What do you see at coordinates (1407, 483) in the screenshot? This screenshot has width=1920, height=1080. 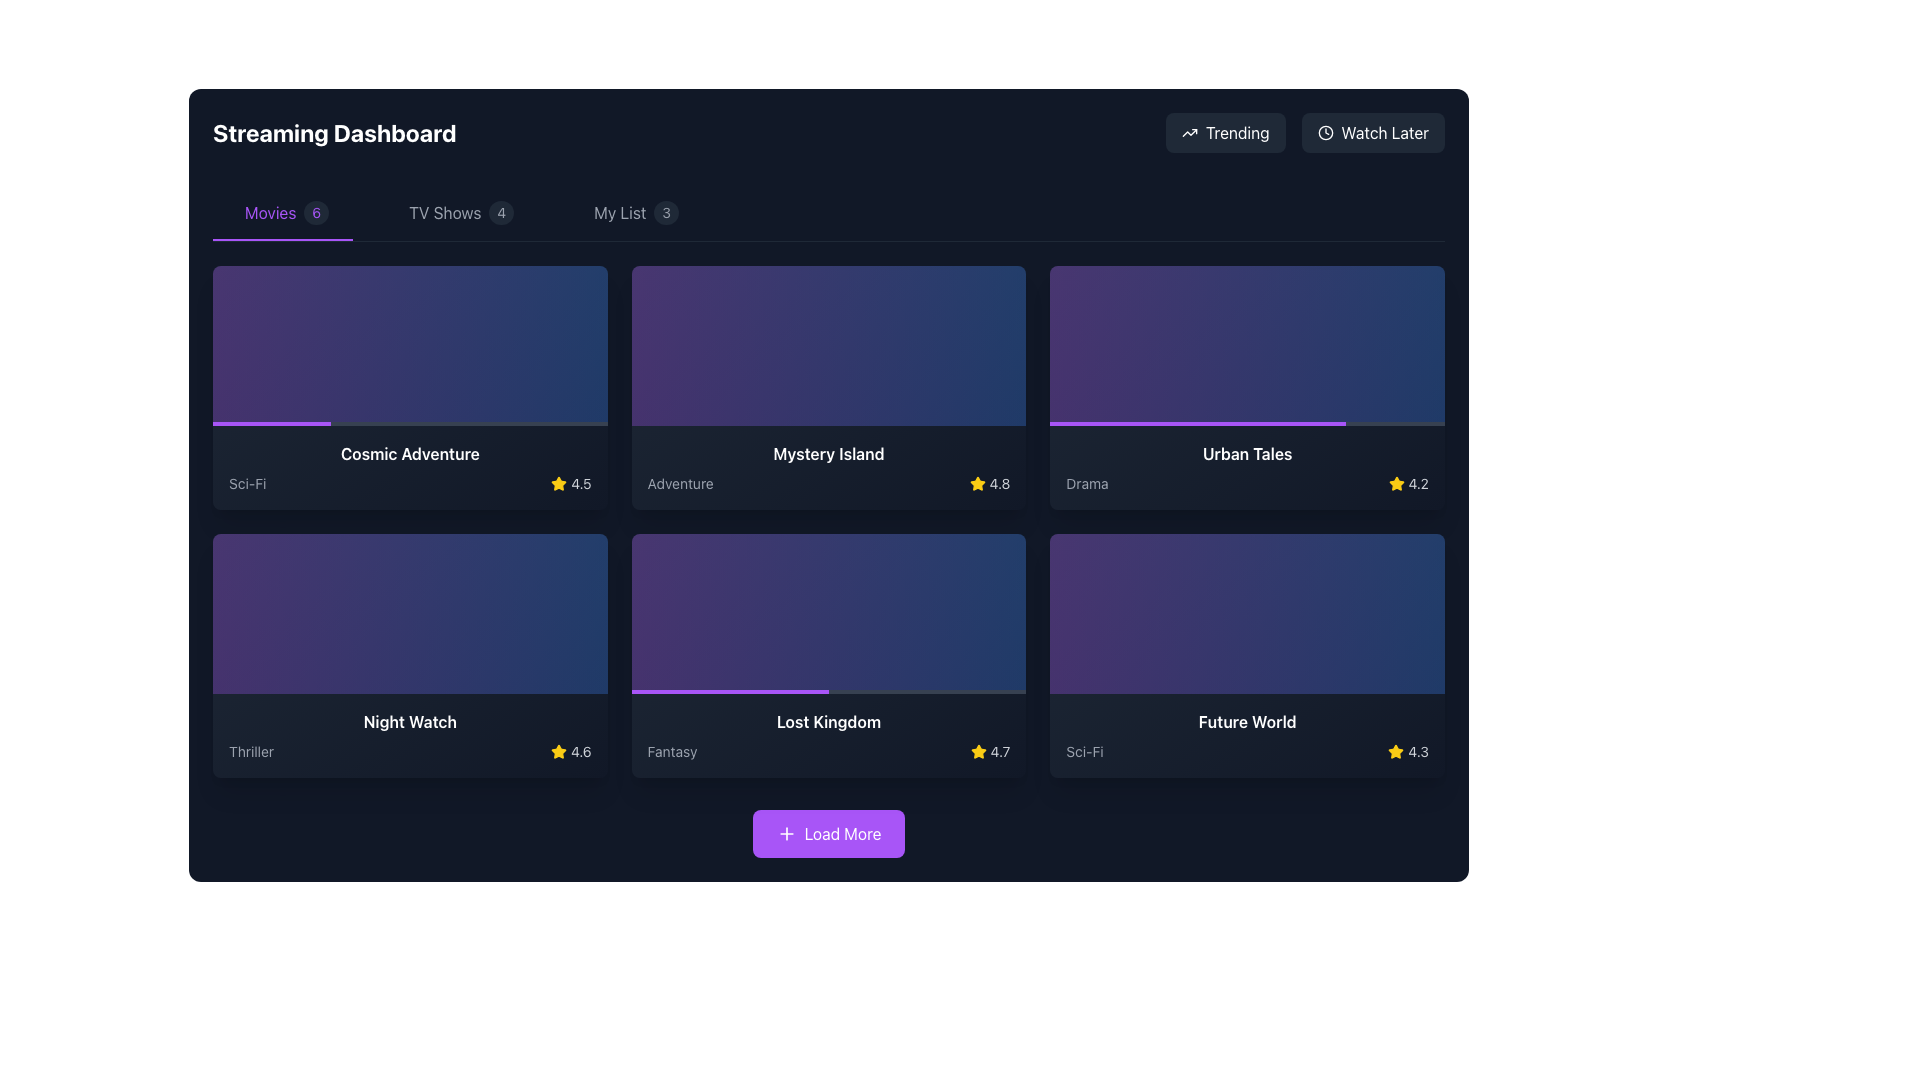 I see `the rating value displayed as '4.2' next to the golden star icon in the Drama section below the Urban Tales card` at bounding box center [1407, 483].